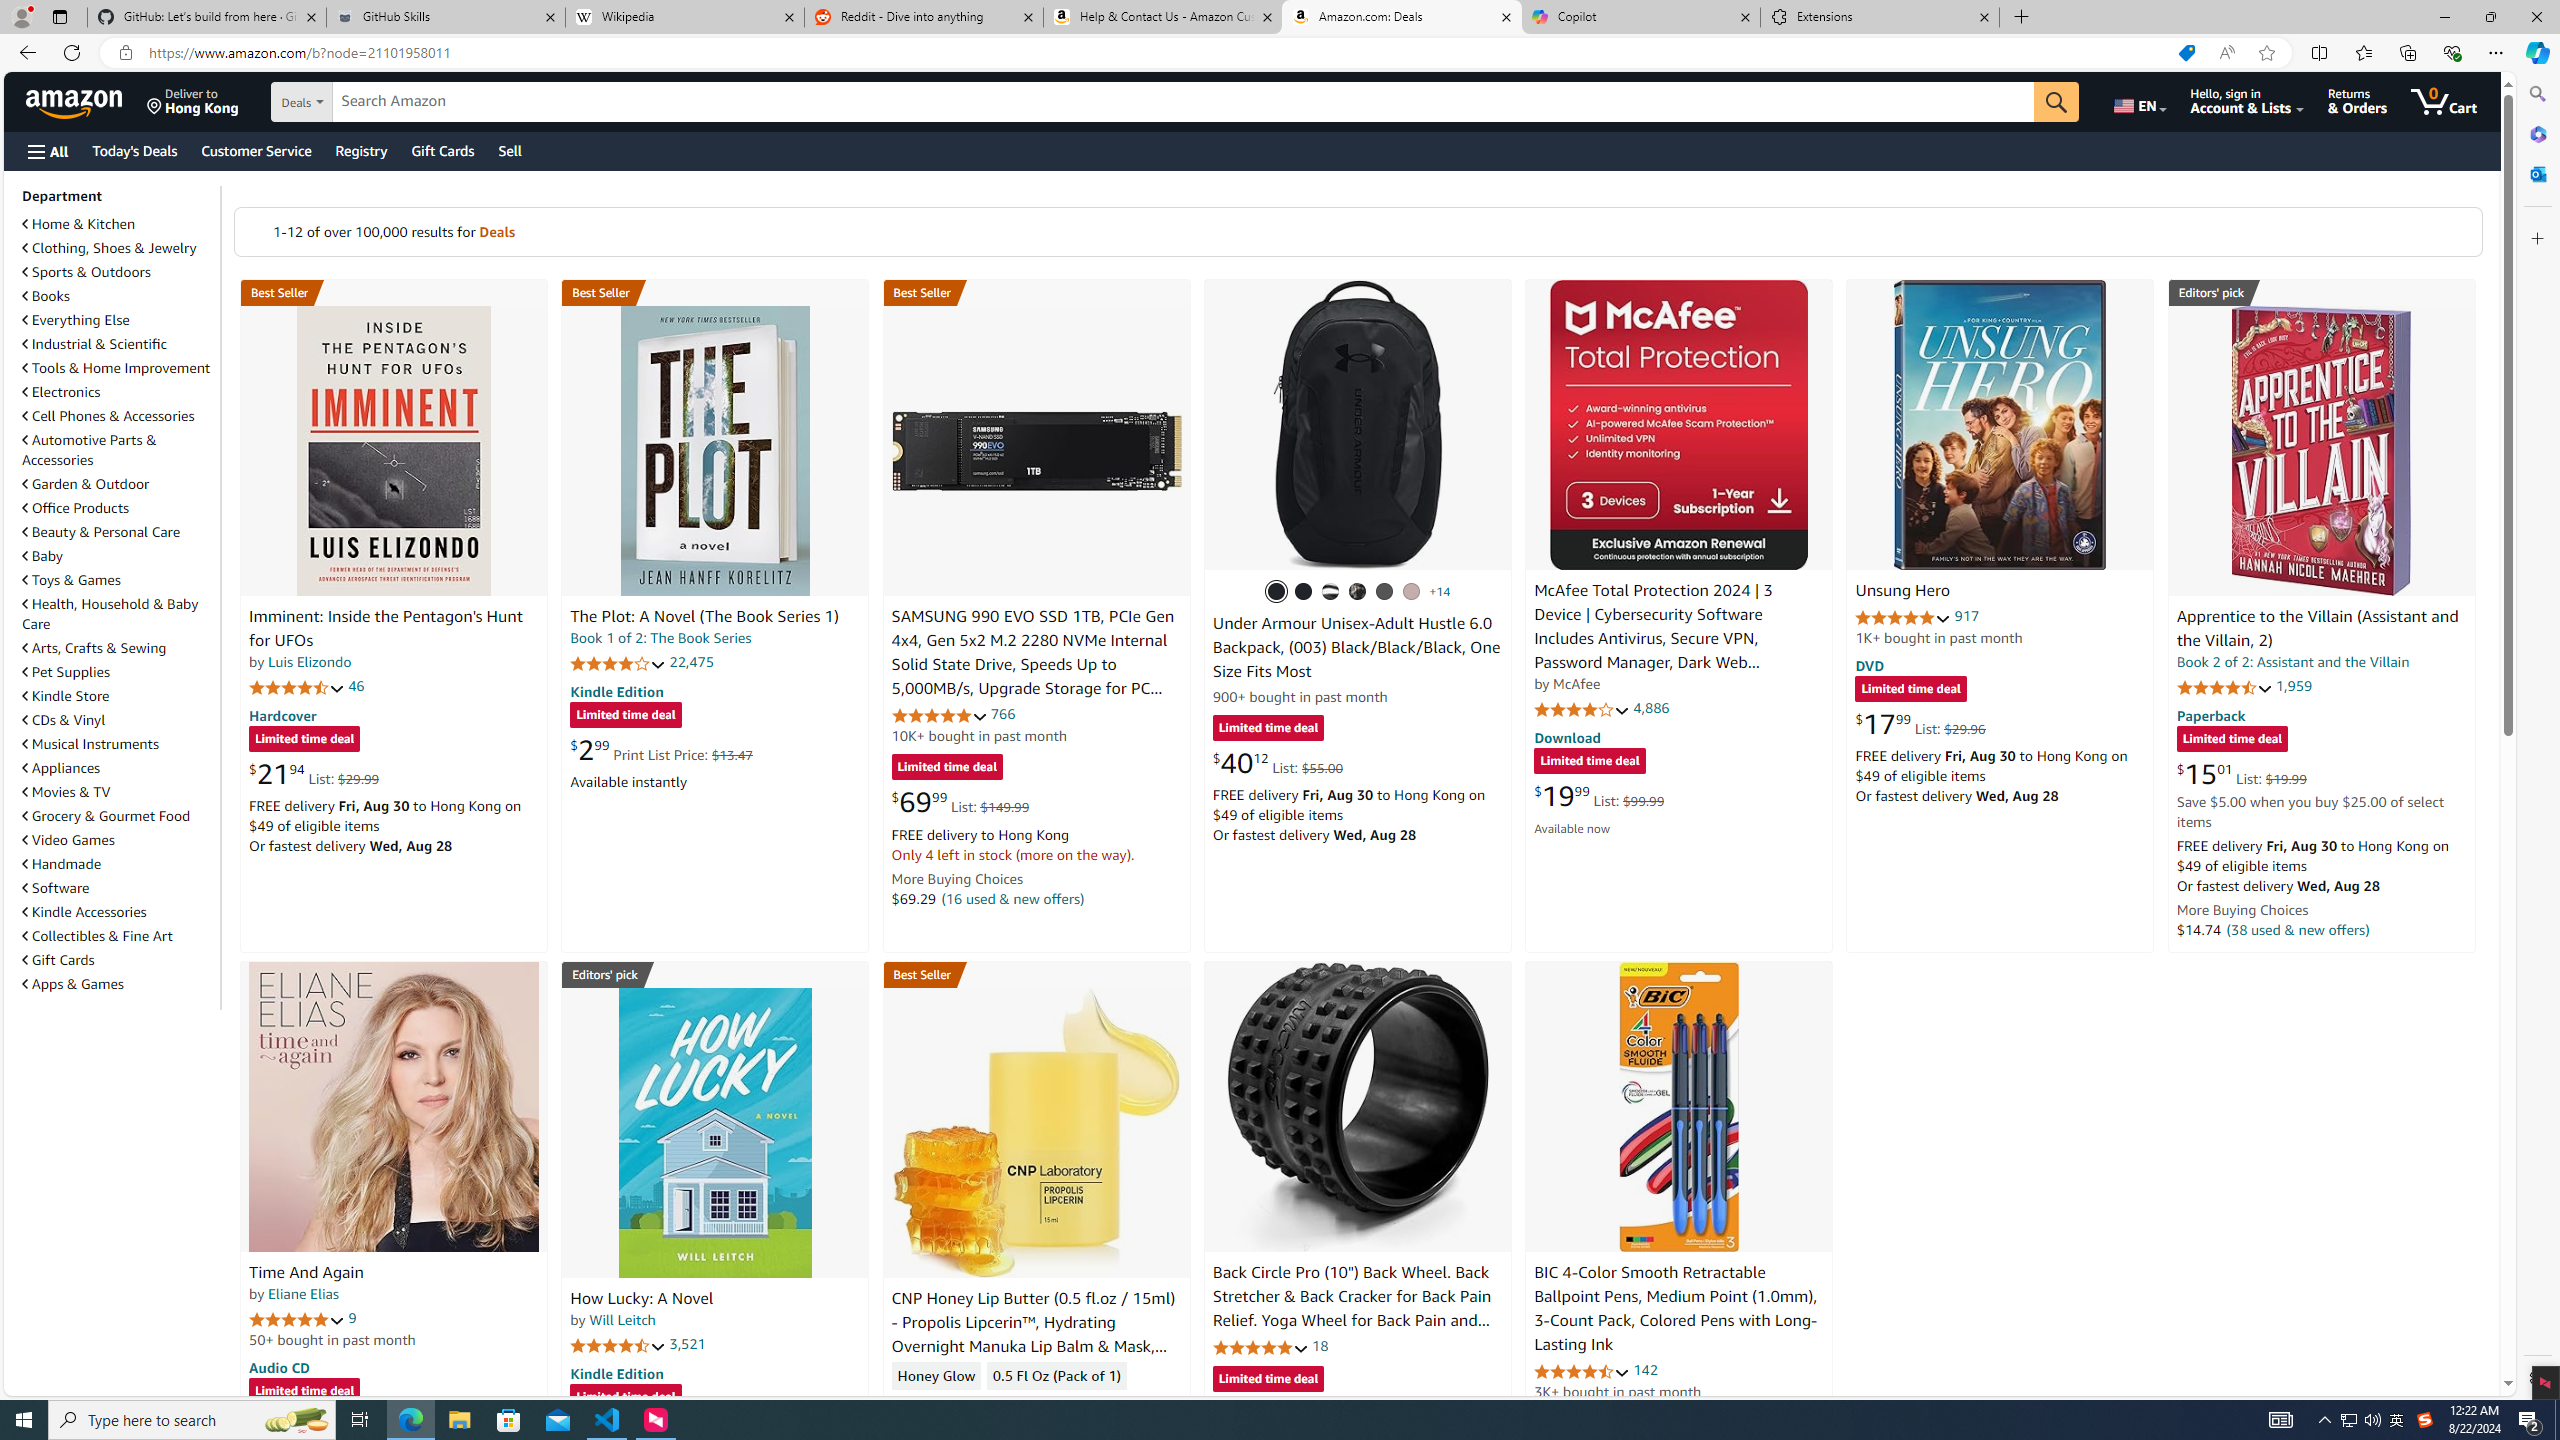 The image size is (2560, 1440). I want to click on 'Help & Contact Us - Amazon Customer Service', so click(1161, 16).